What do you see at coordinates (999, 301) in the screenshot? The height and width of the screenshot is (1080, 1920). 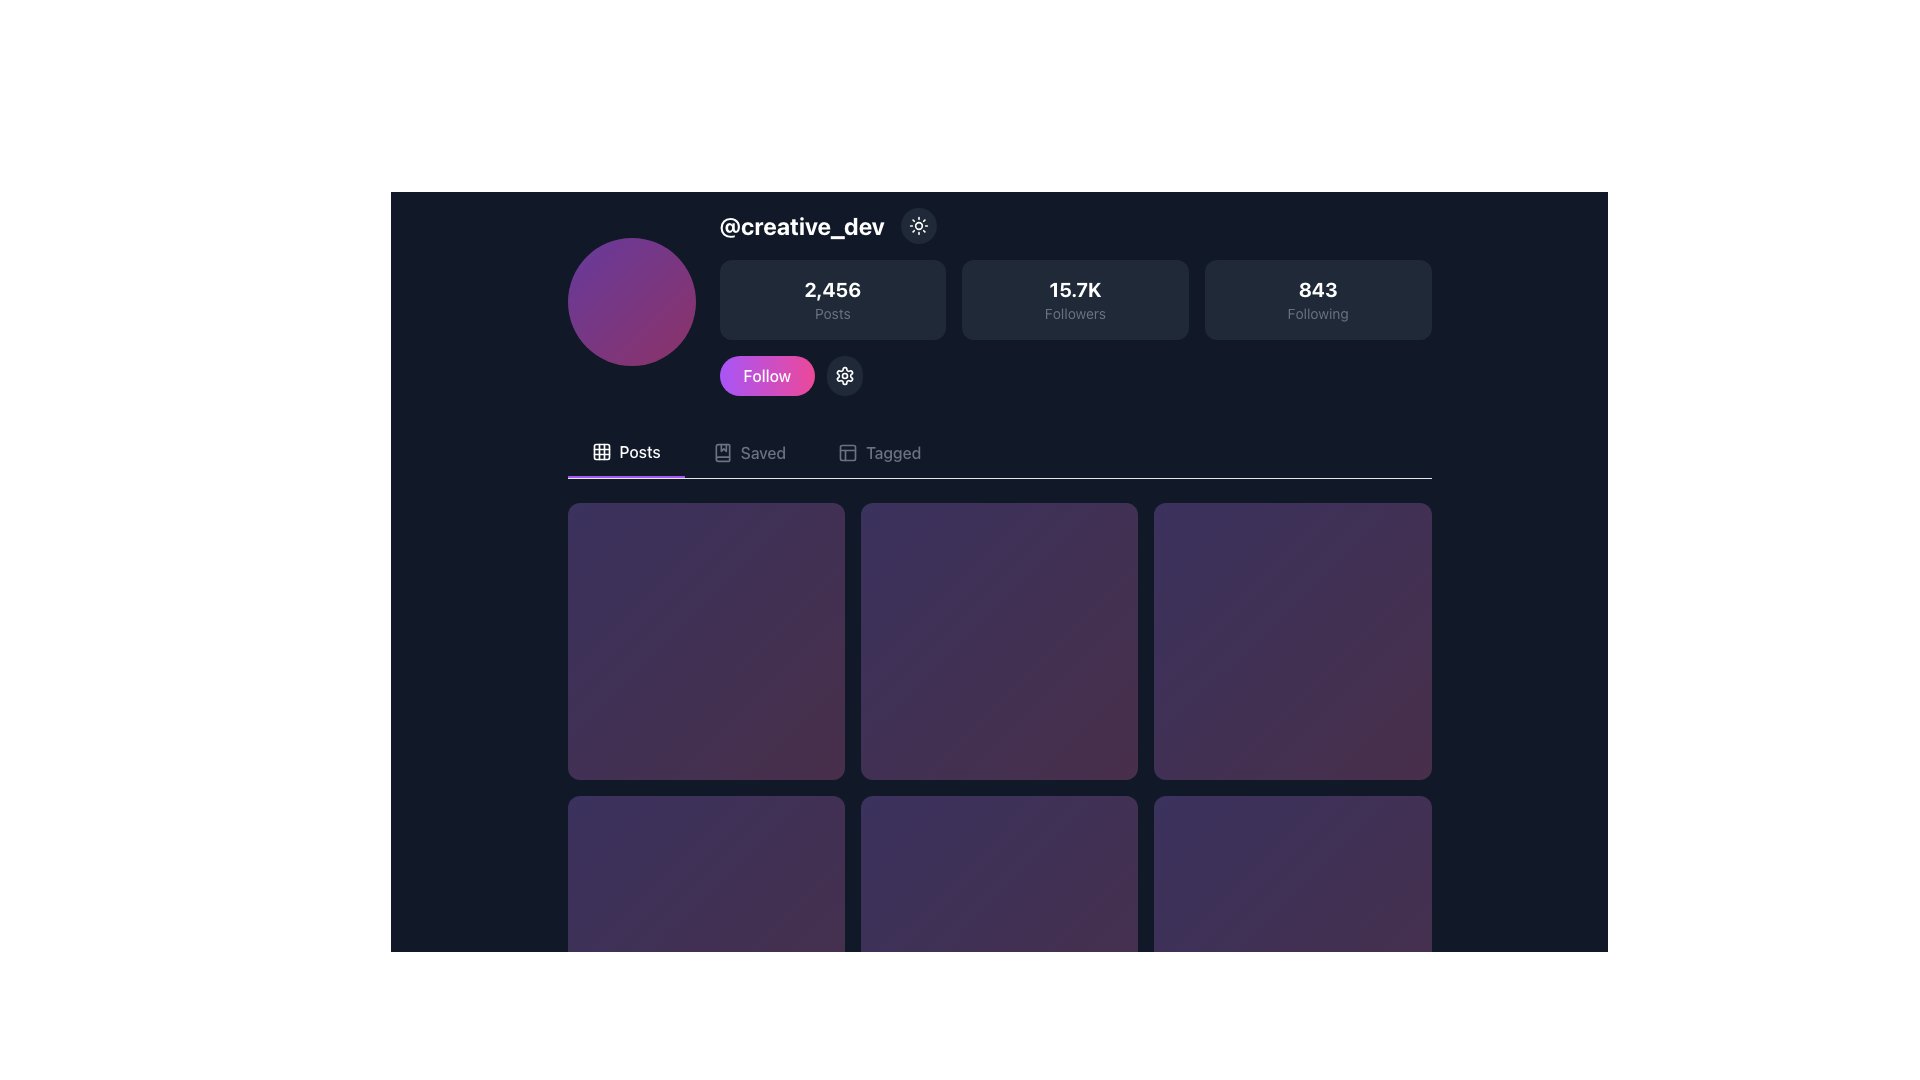 I see `the Profile Summary Section` at bounding box center [999, 301].